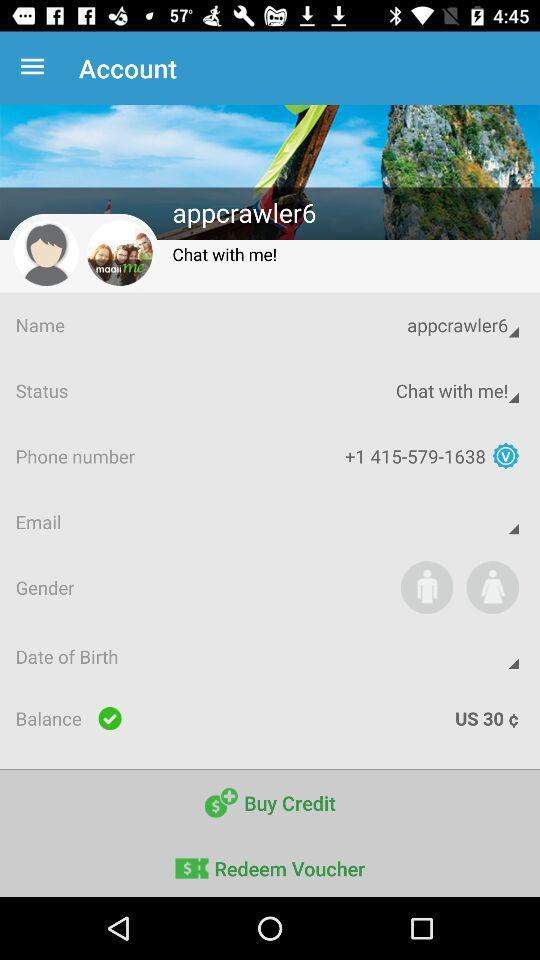 The height and width of the screenshot is (960, 540). I want to click on click male icon, so click(426, 587).